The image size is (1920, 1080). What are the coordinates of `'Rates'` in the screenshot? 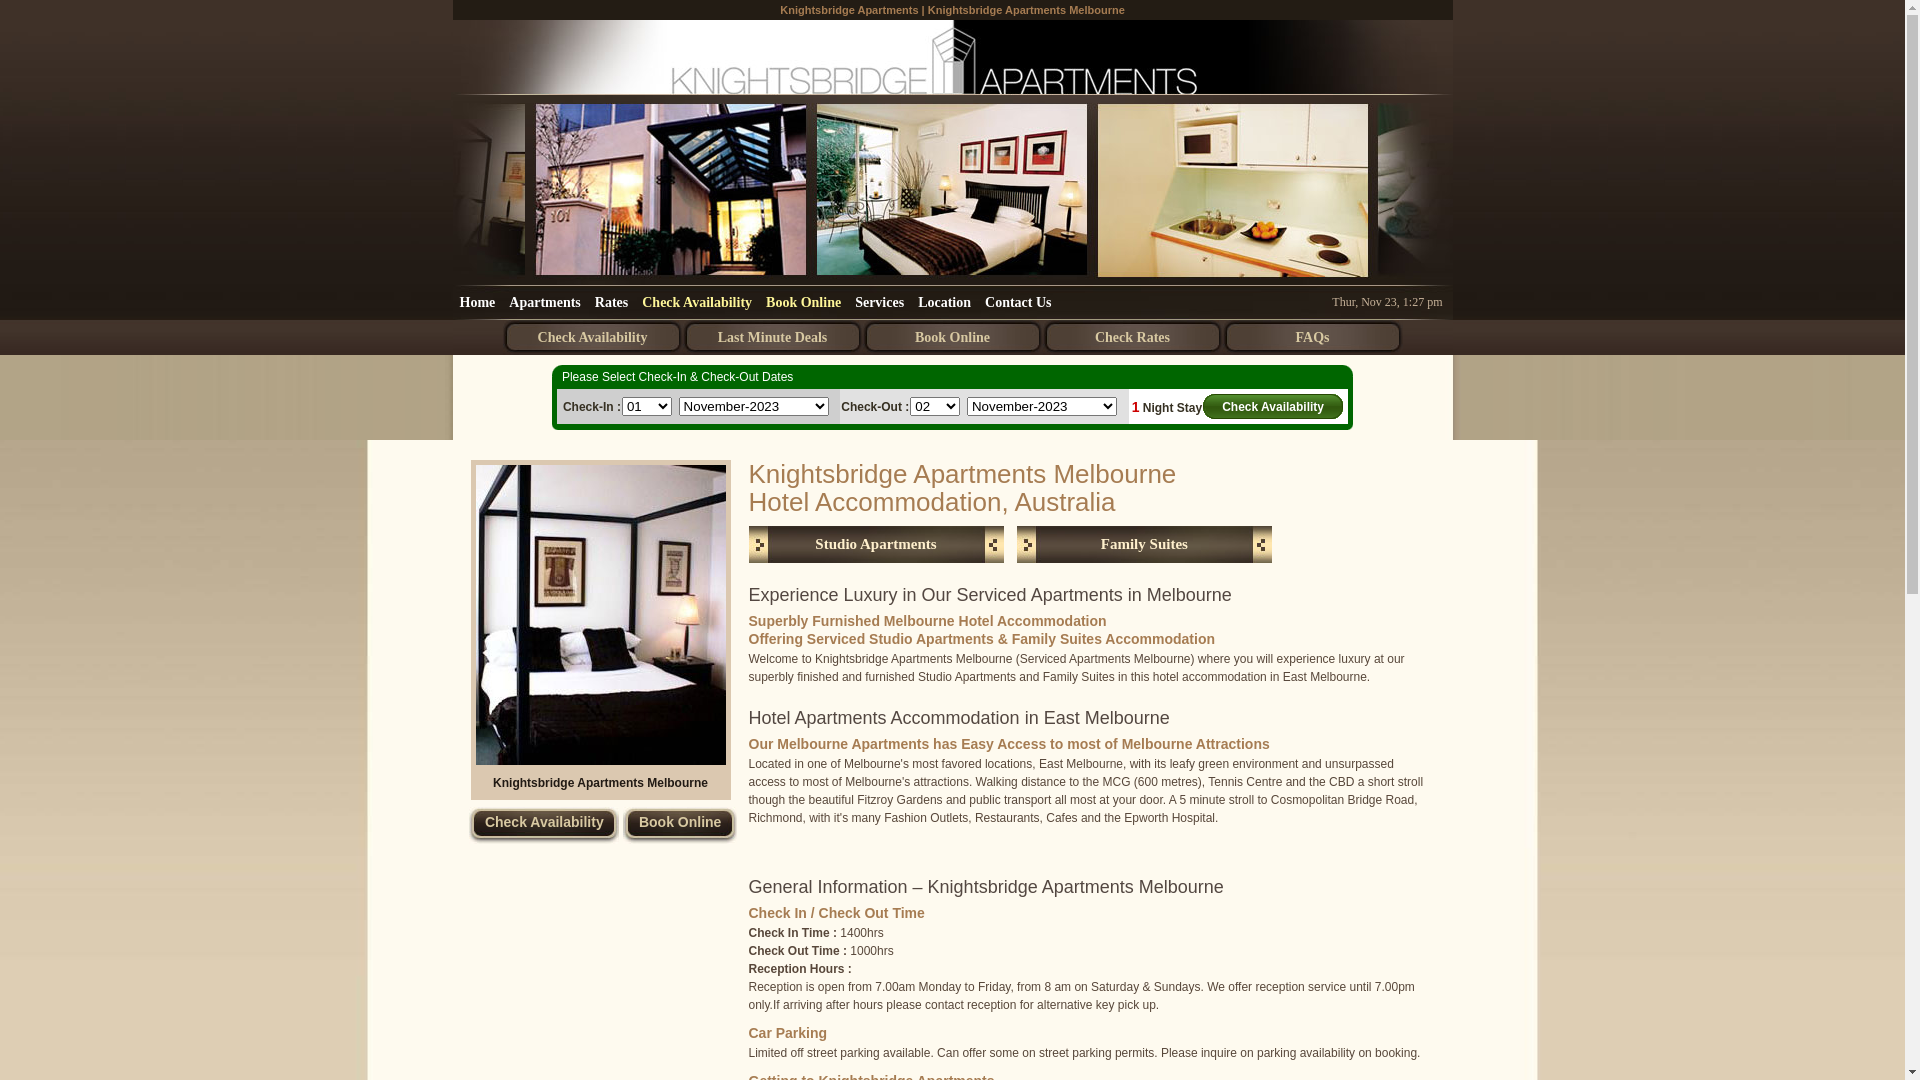 It's located at (587, 302).